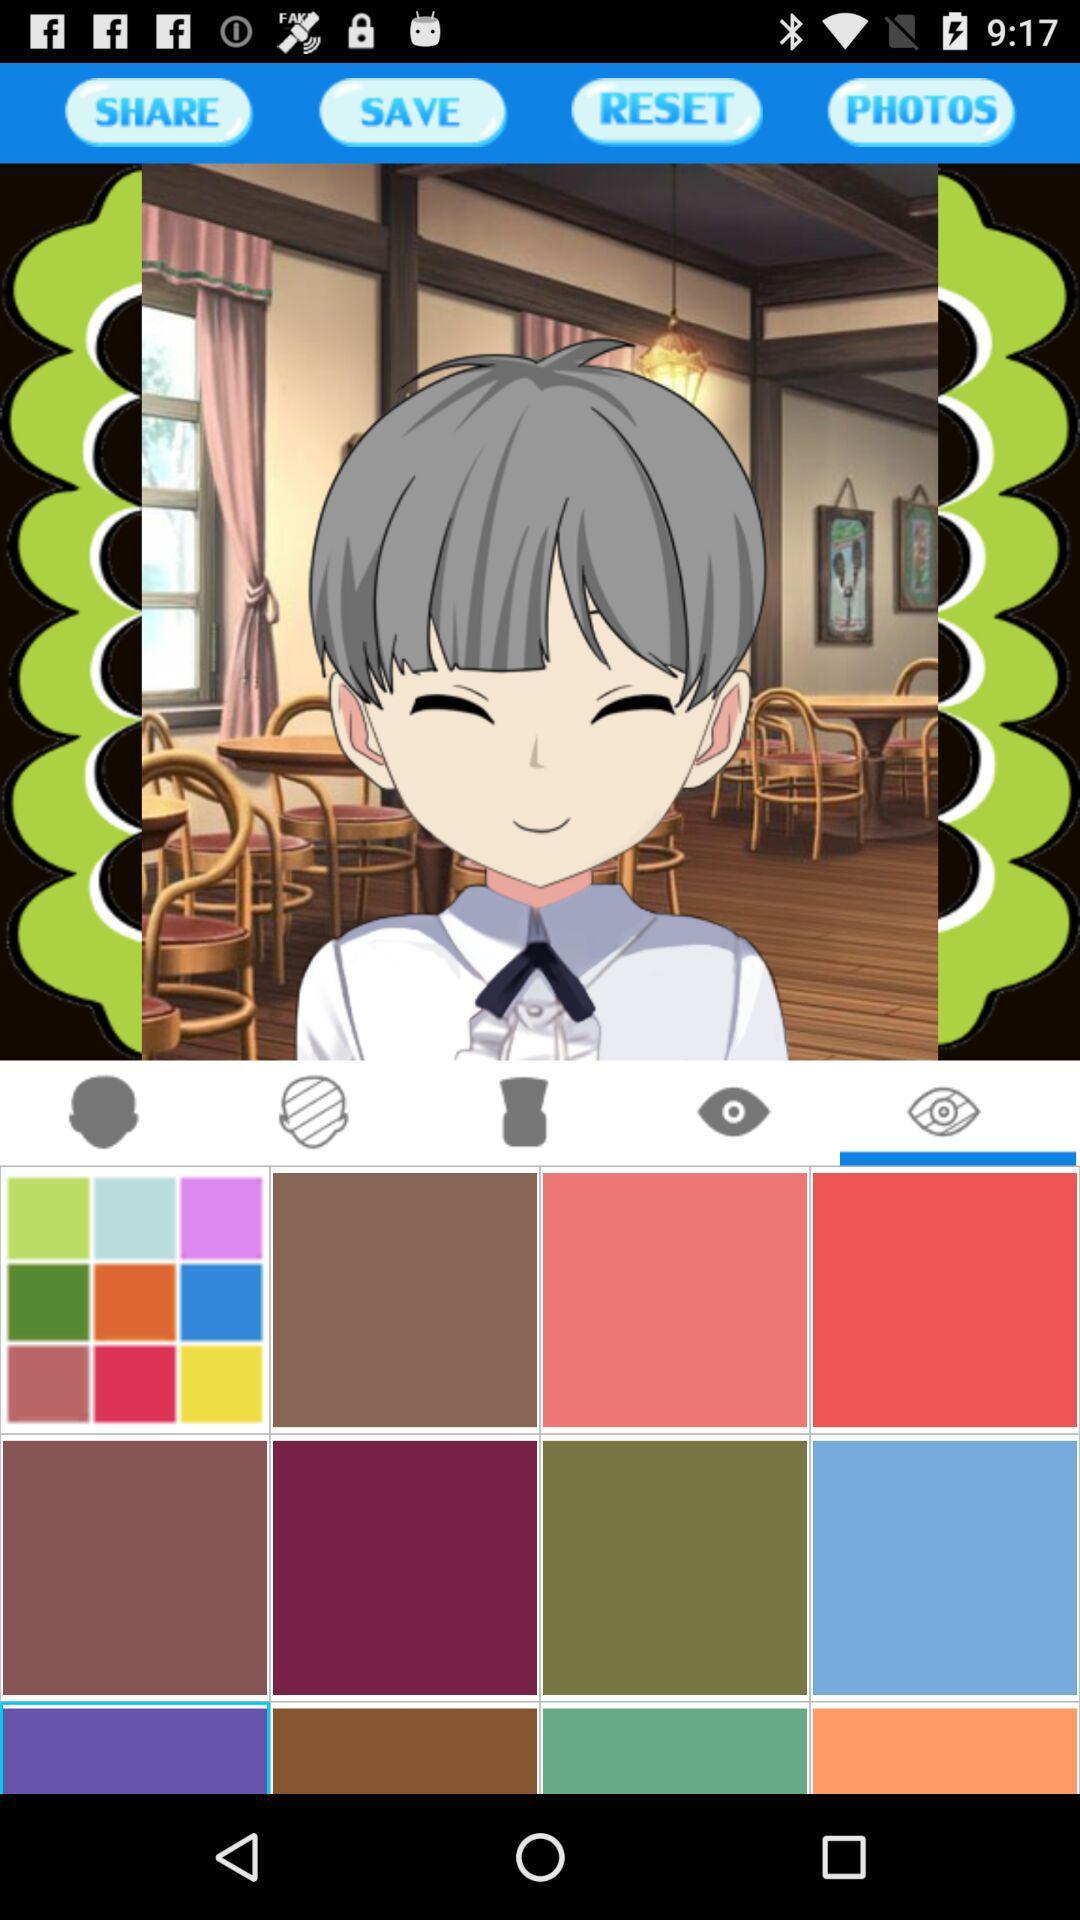 The image size is (1080, 1920). I want to click on avatar, so click(104, 1112).